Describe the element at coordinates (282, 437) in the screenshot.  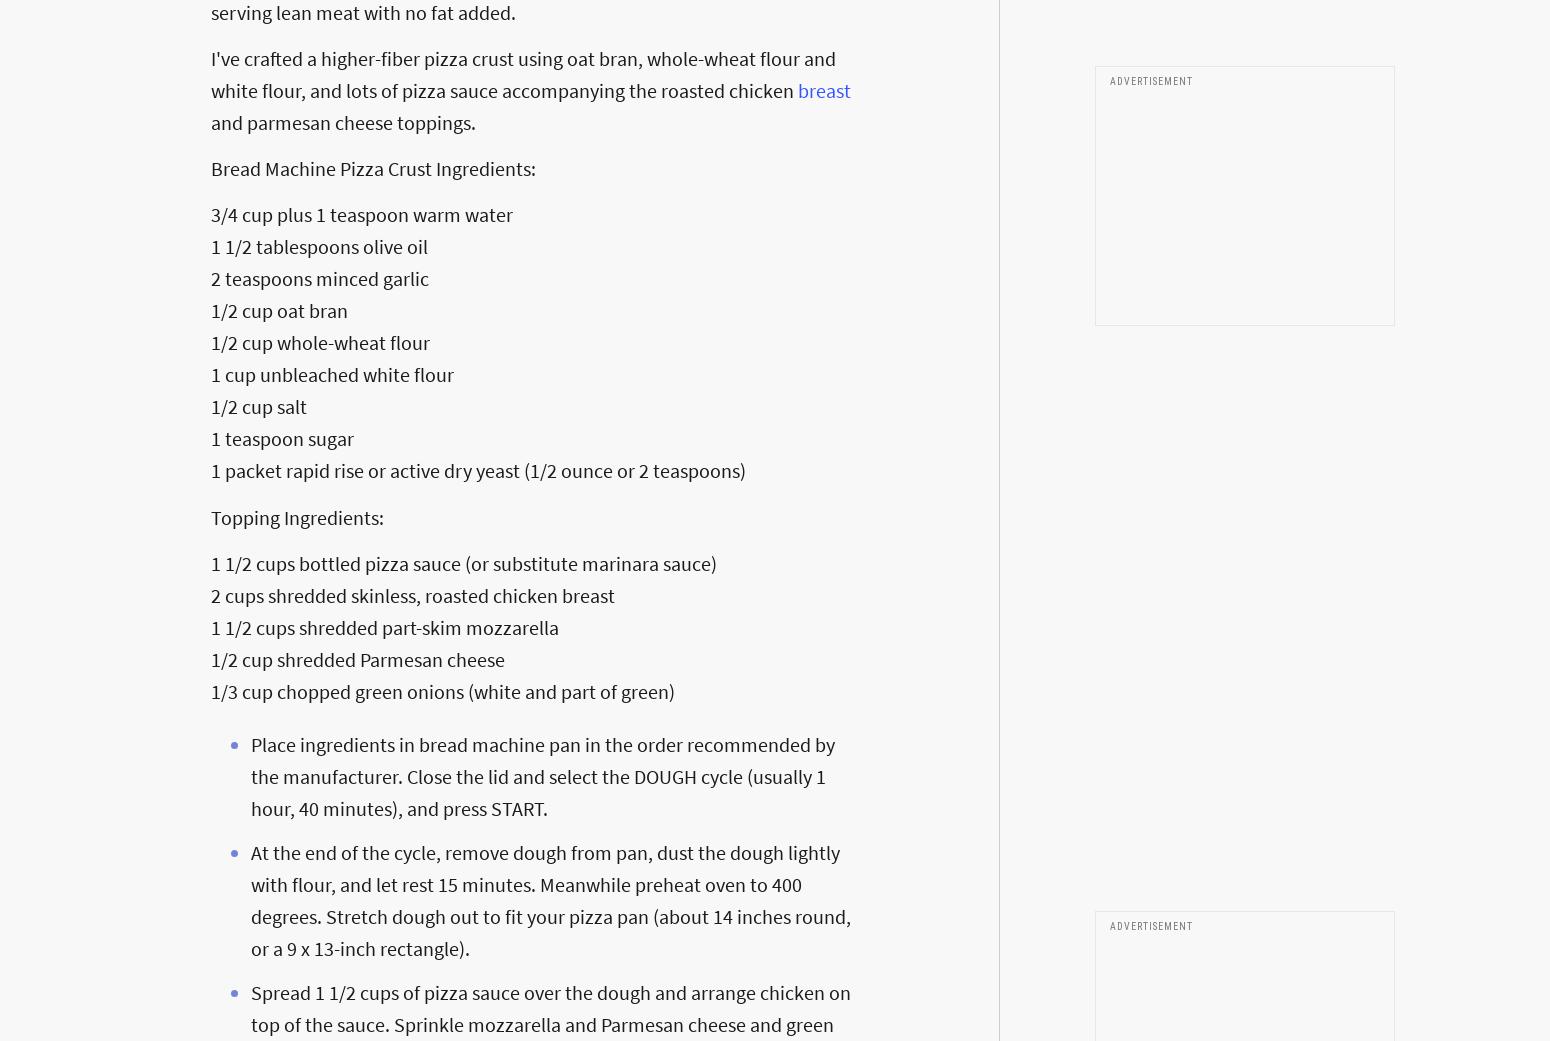
I see `'1 teaspoon sugar'` at that location.